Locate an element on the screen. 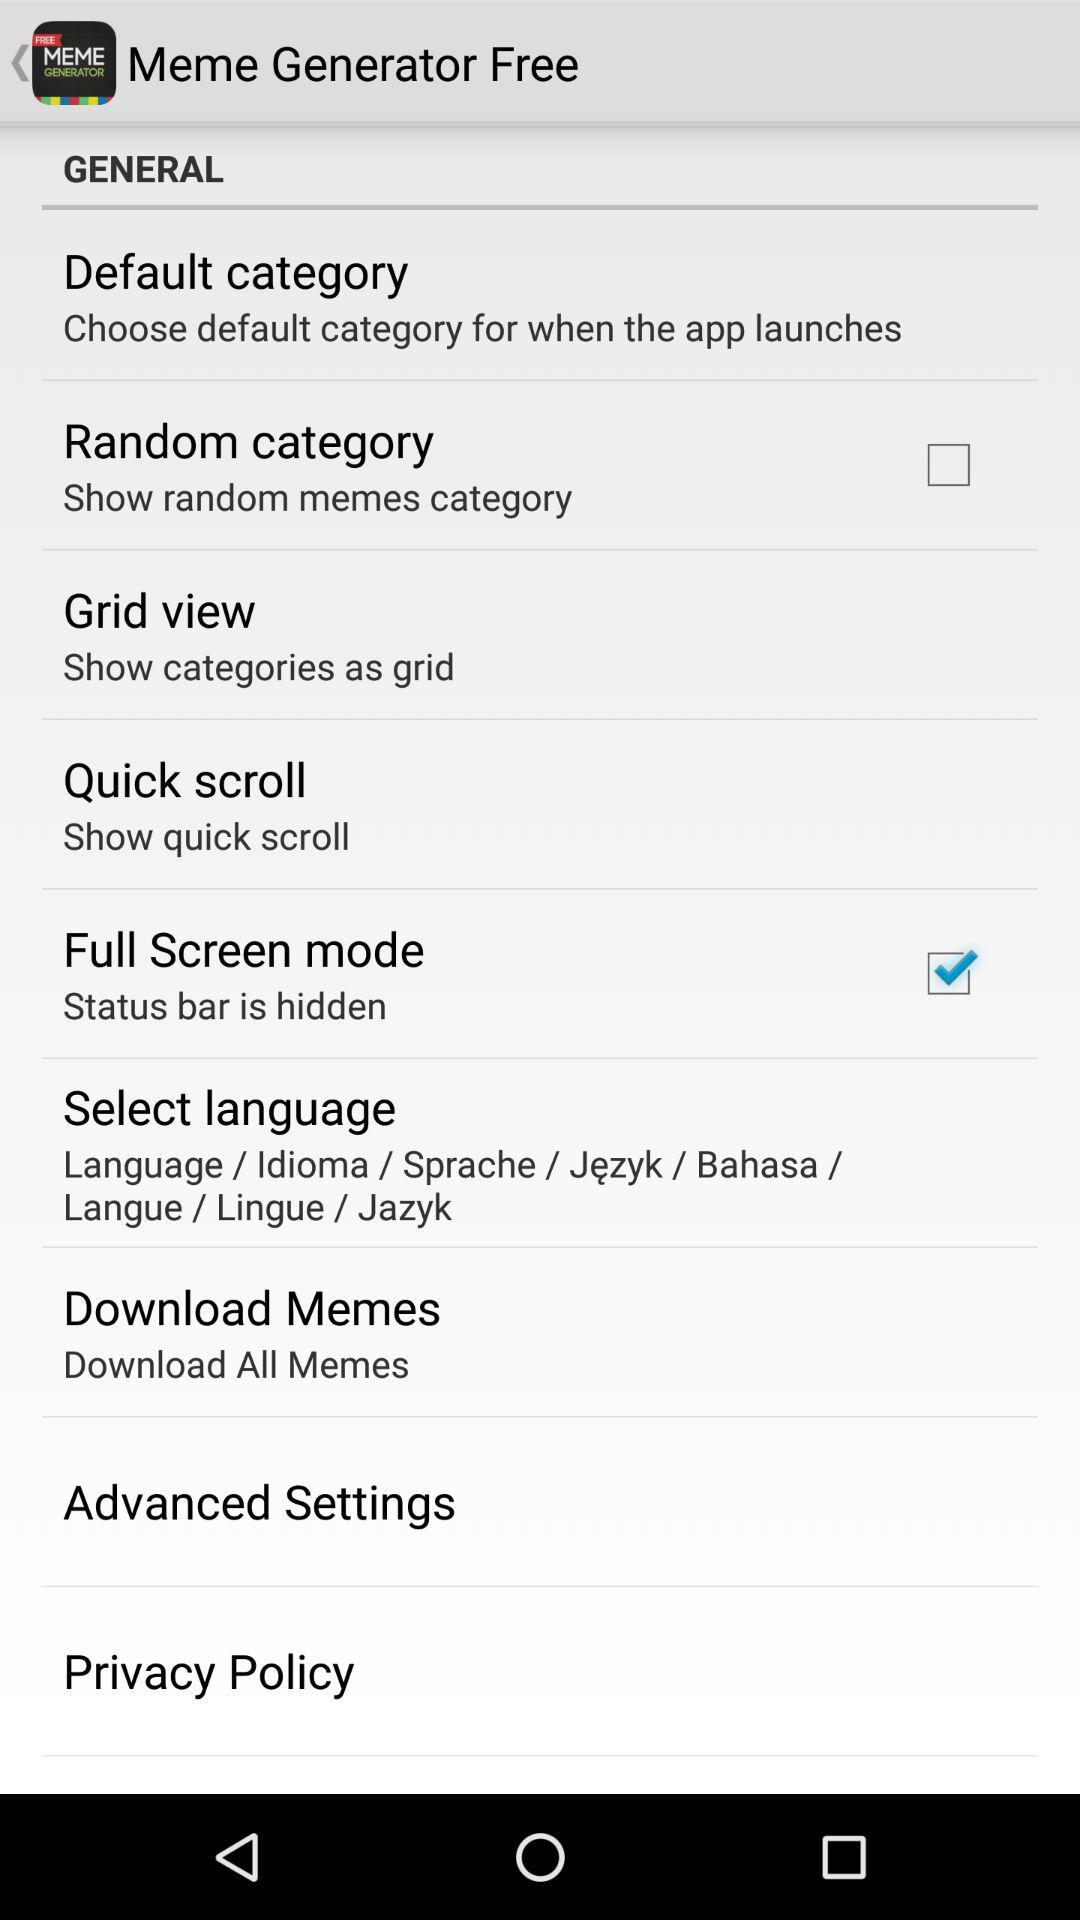 This screenshot has width=1080, height=1920. the grid view app is located at coordinates (158, 608).